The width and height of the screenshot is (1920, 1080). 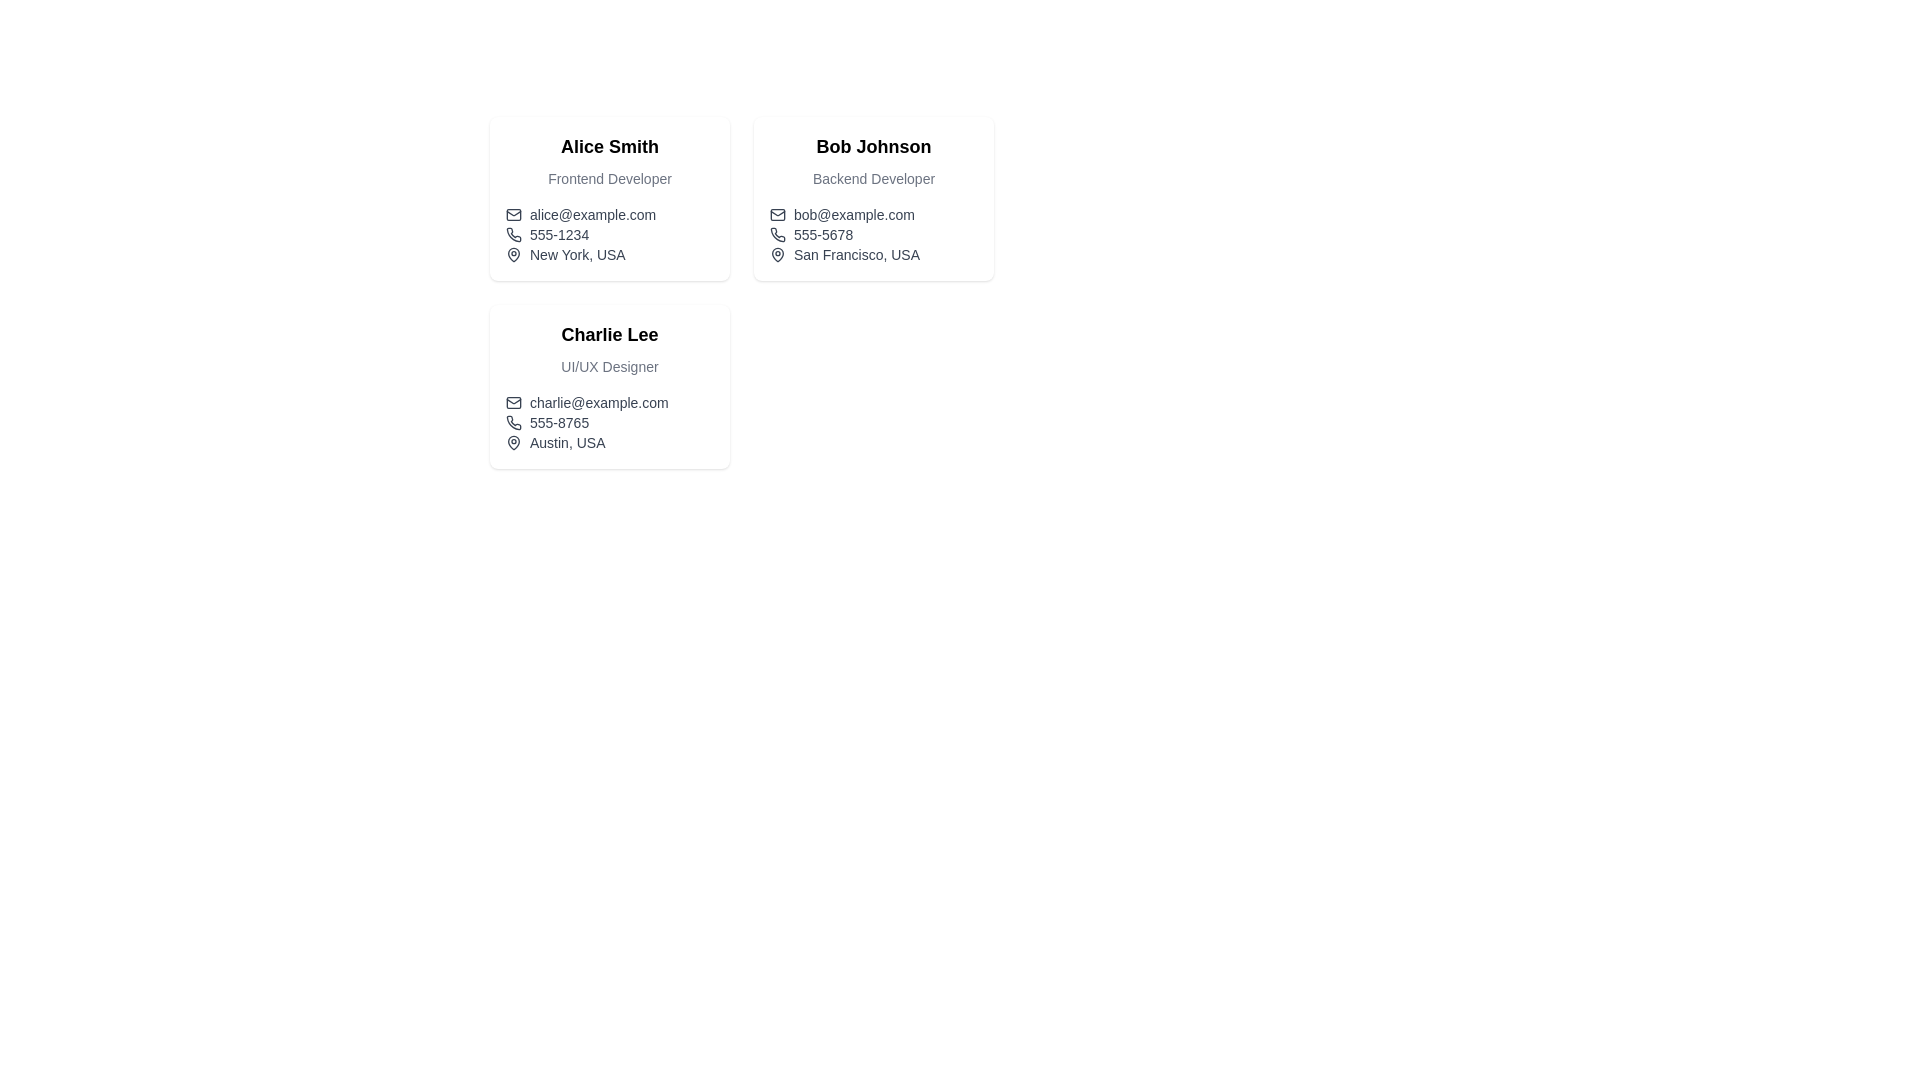 What do you see at coordinates (513, 215) in the screenshot?
I see `the email icon representing Alice Smith's email address` at bounding box center [513, 215].